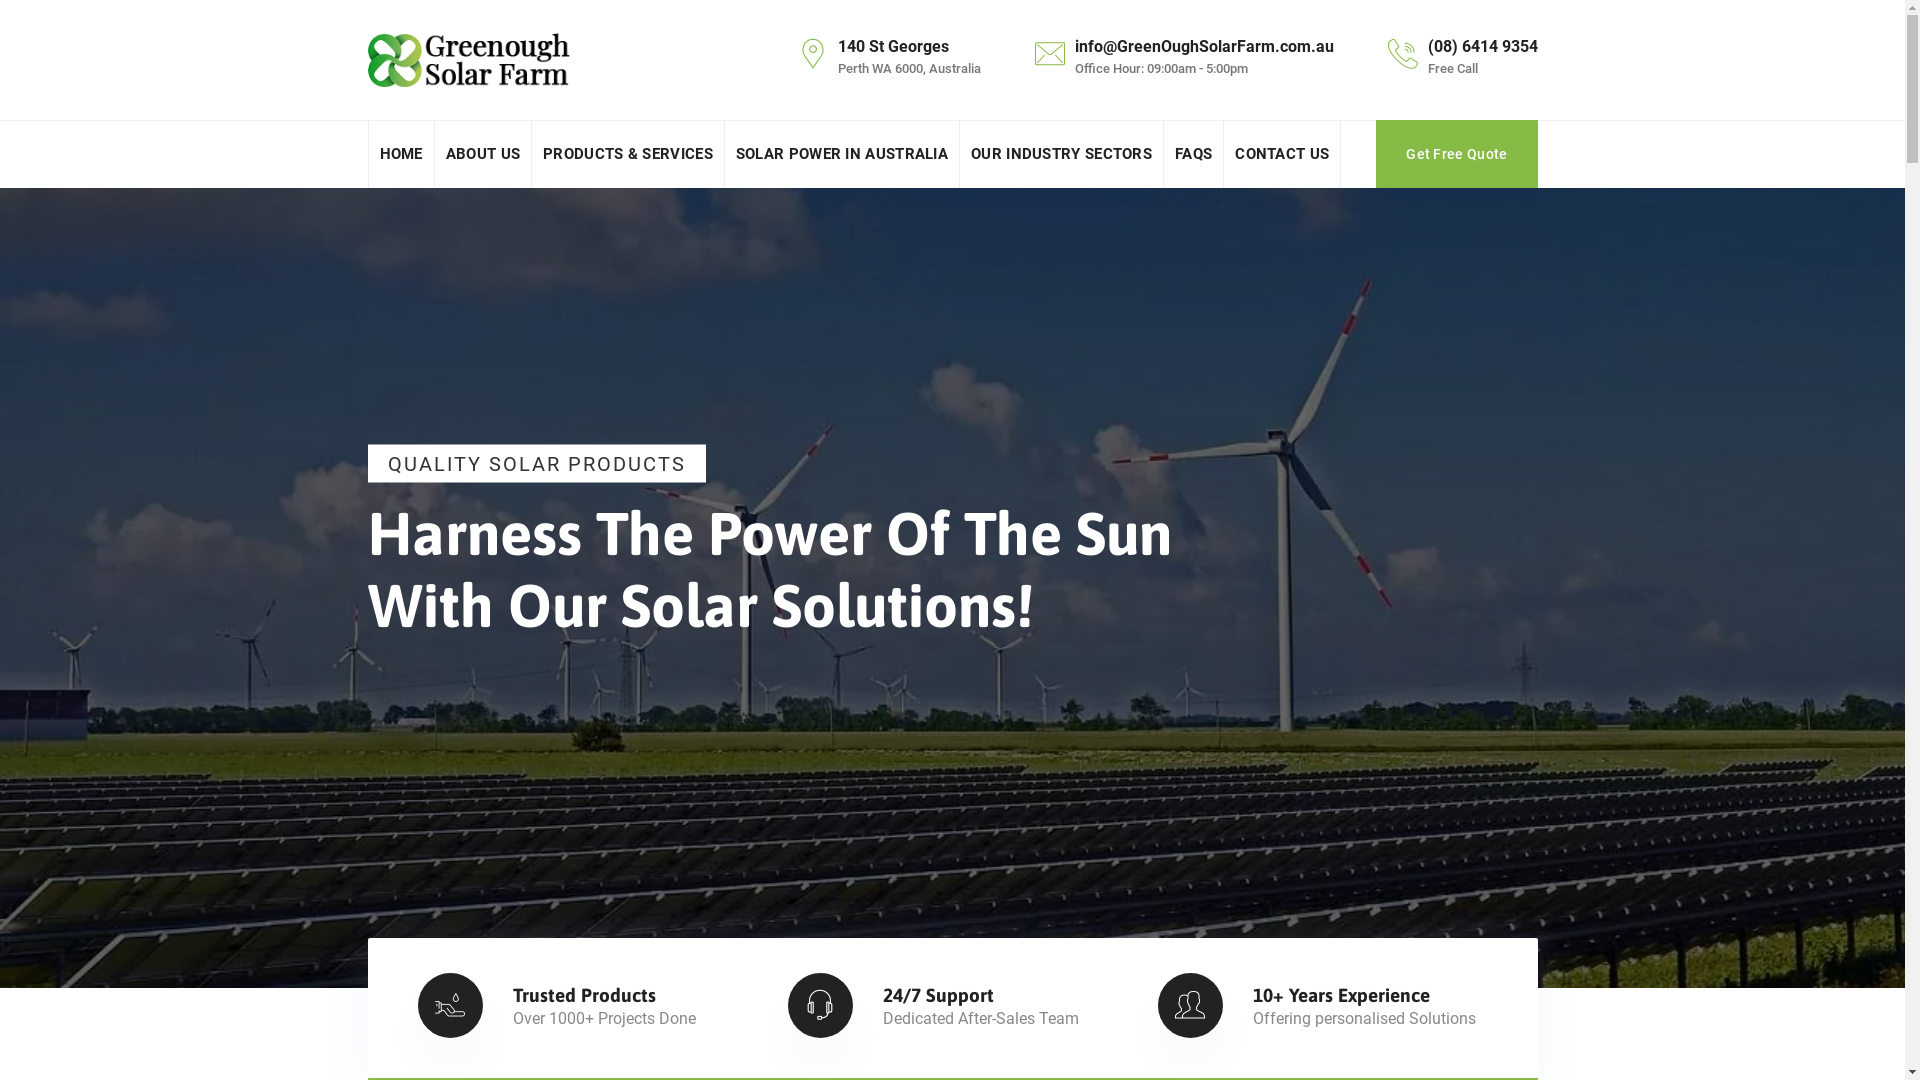 This screenshot has width=1920, height=1080. What do you see at coordinates (841, 153) in the screenshot?
I see `'SOLAR POWER IN AUSTRALIA'` at bounding box center [841, 153].